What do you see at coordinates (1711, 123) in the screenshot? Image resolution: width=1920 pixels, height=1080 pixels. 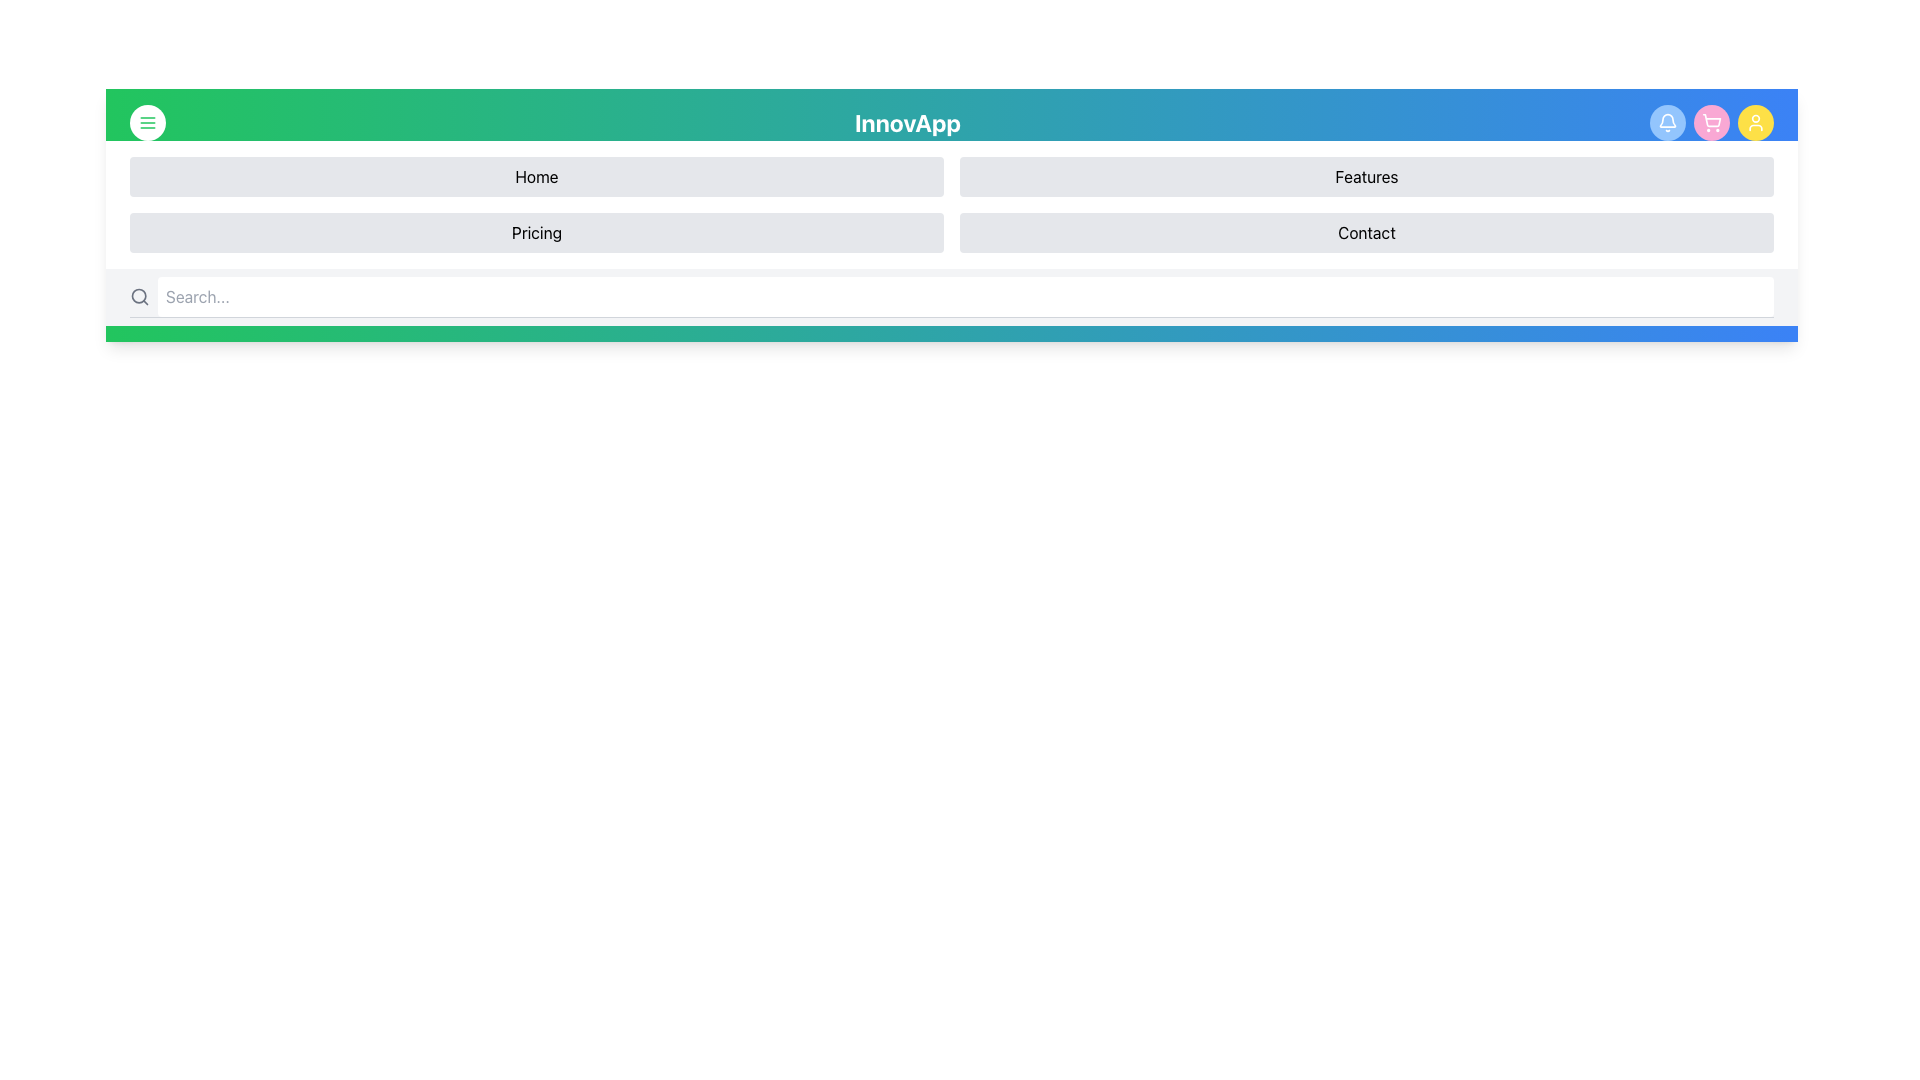 I see `the circular pink button featuring a white shopping cart icon using keyboard navigation` at bounding box center [1711, 123].